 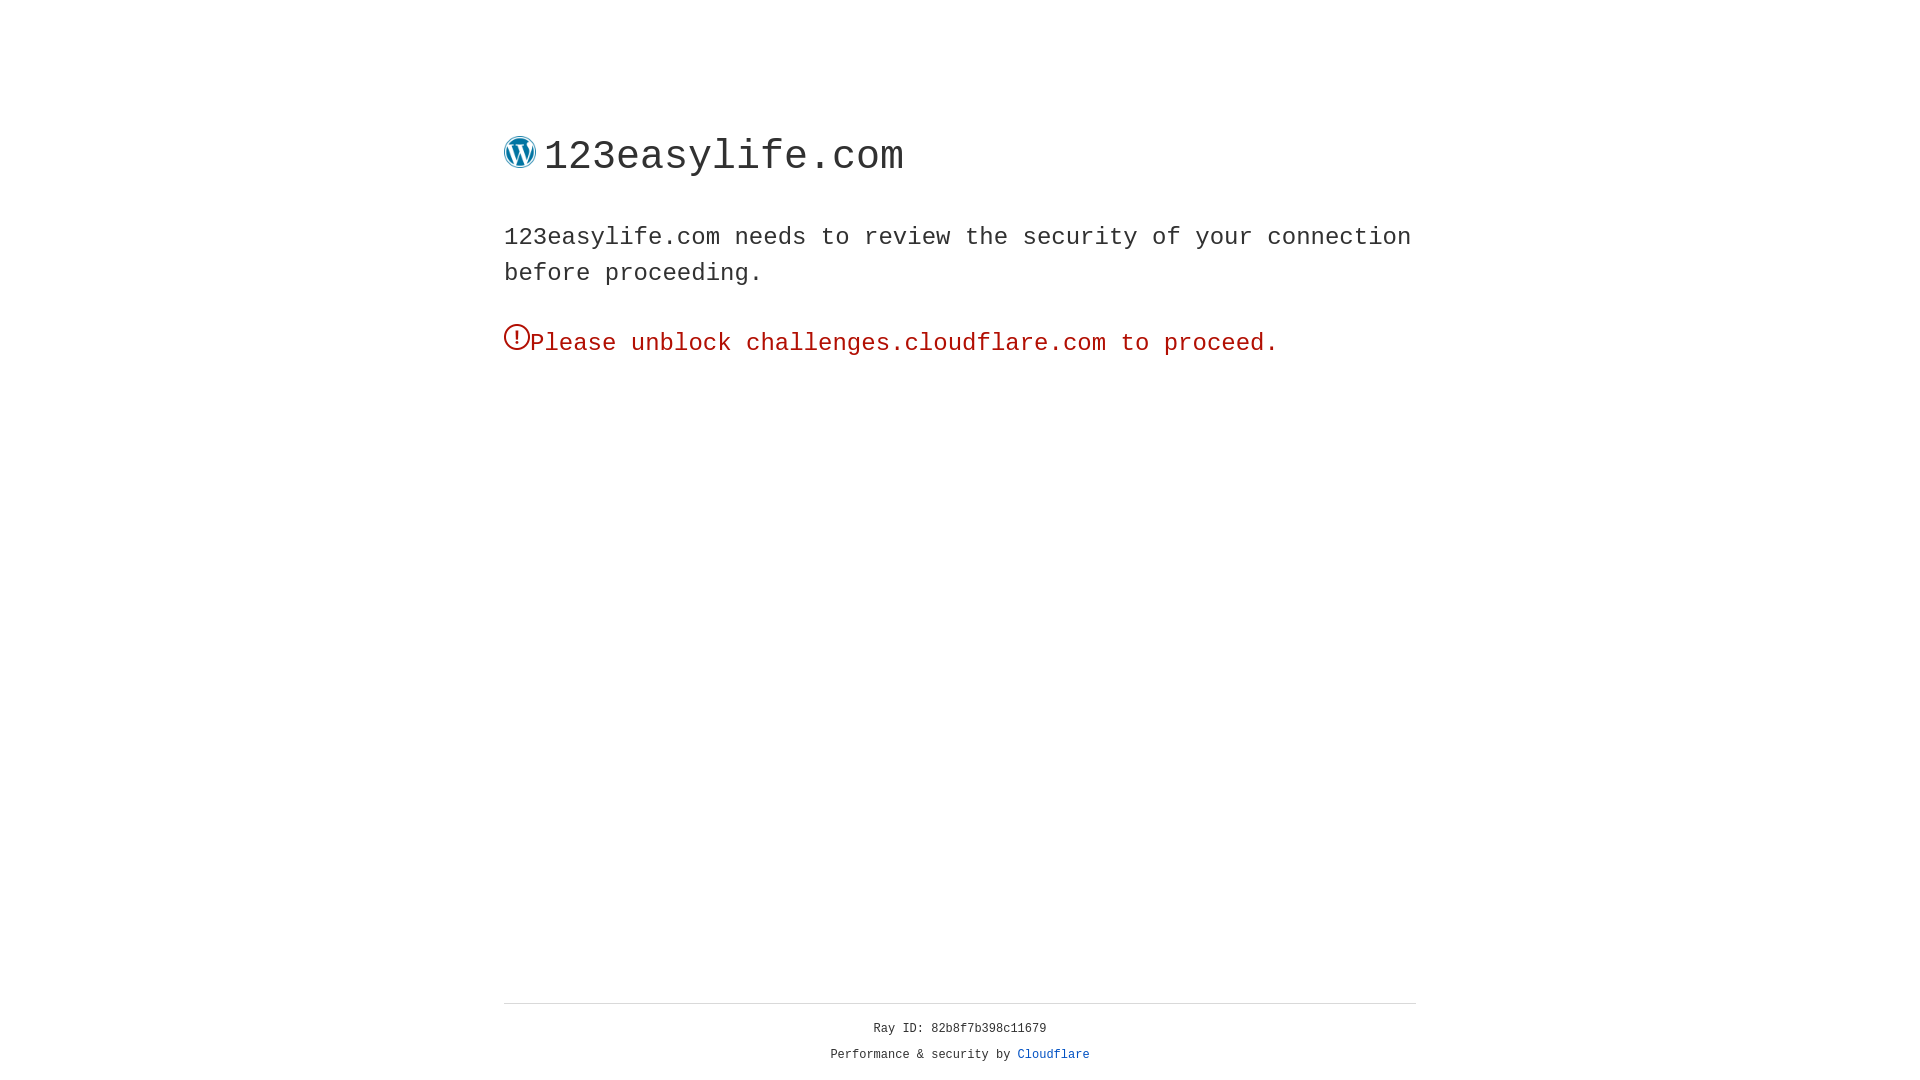 I want to click on 'Cloudflare', so click(x=1053, y=1054).